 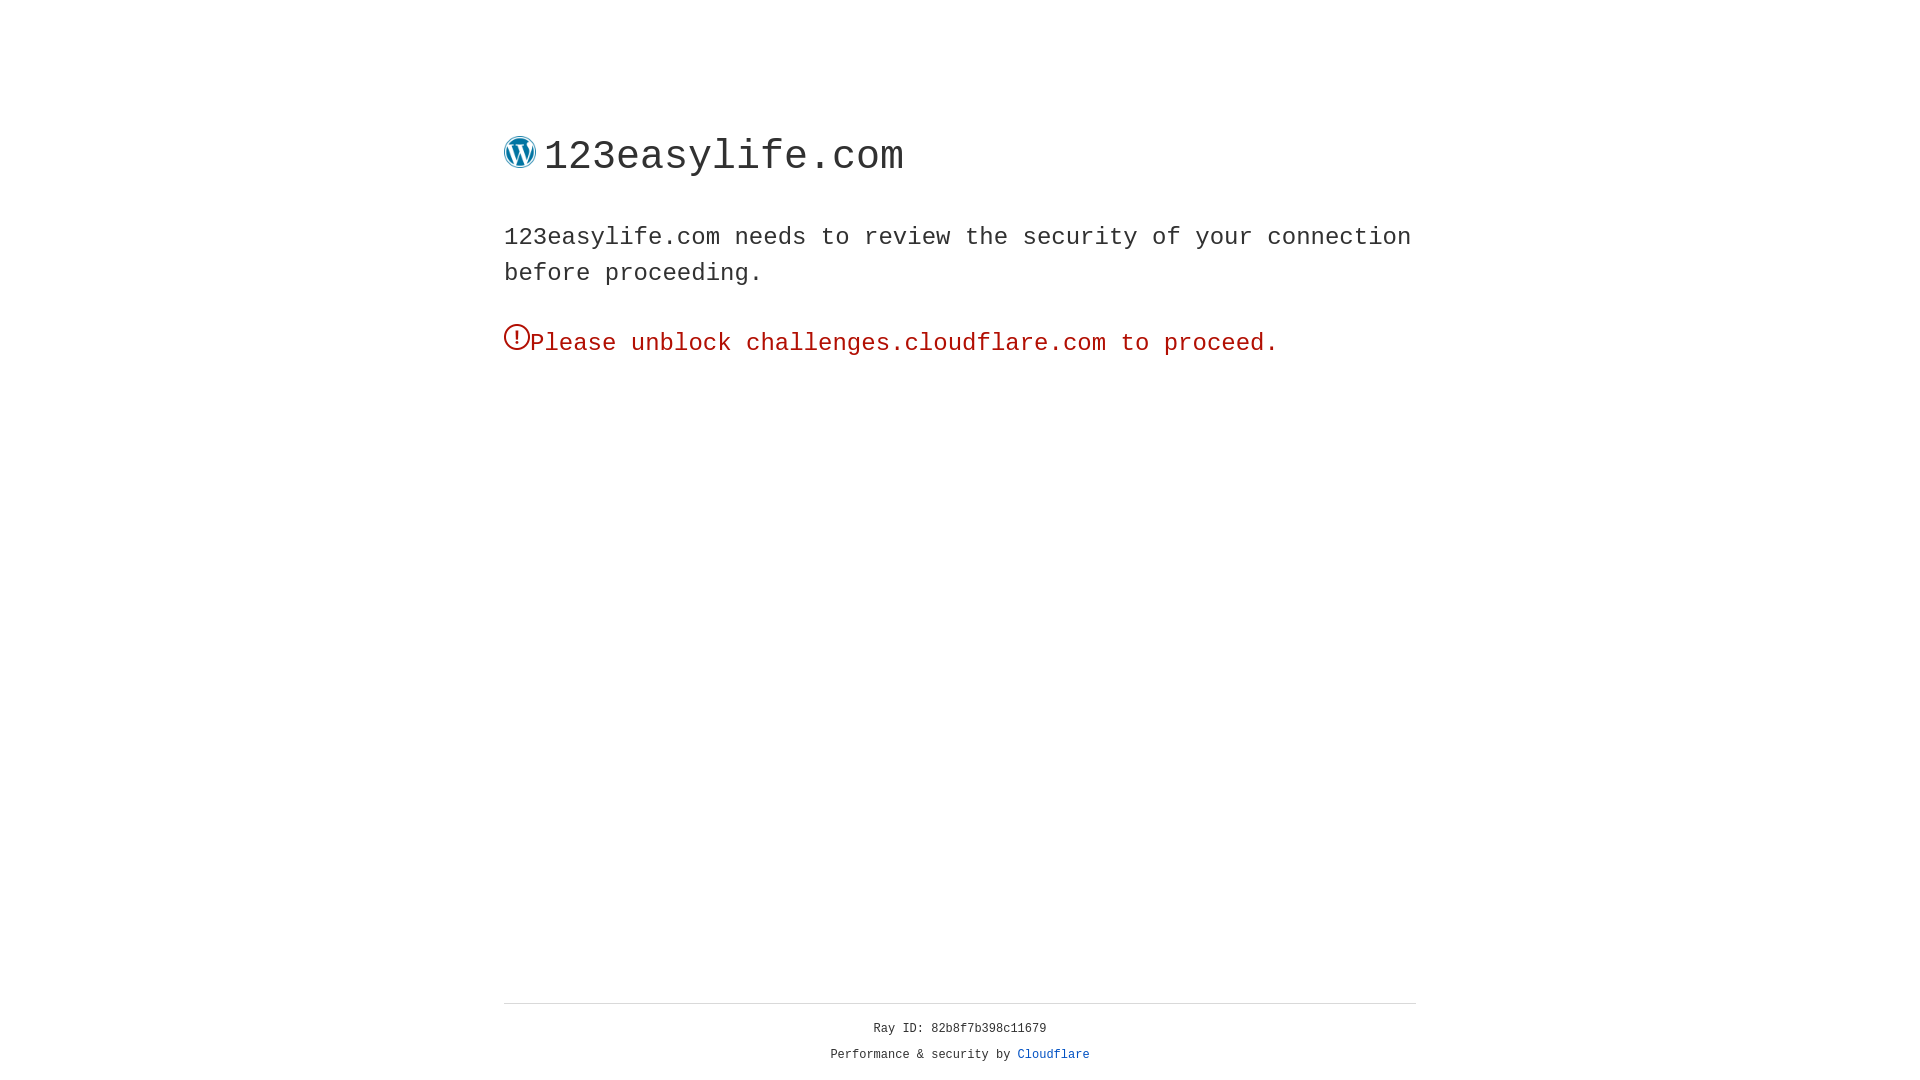 I want to click on 'Cloudflare', so click(x=1053, y=1054).